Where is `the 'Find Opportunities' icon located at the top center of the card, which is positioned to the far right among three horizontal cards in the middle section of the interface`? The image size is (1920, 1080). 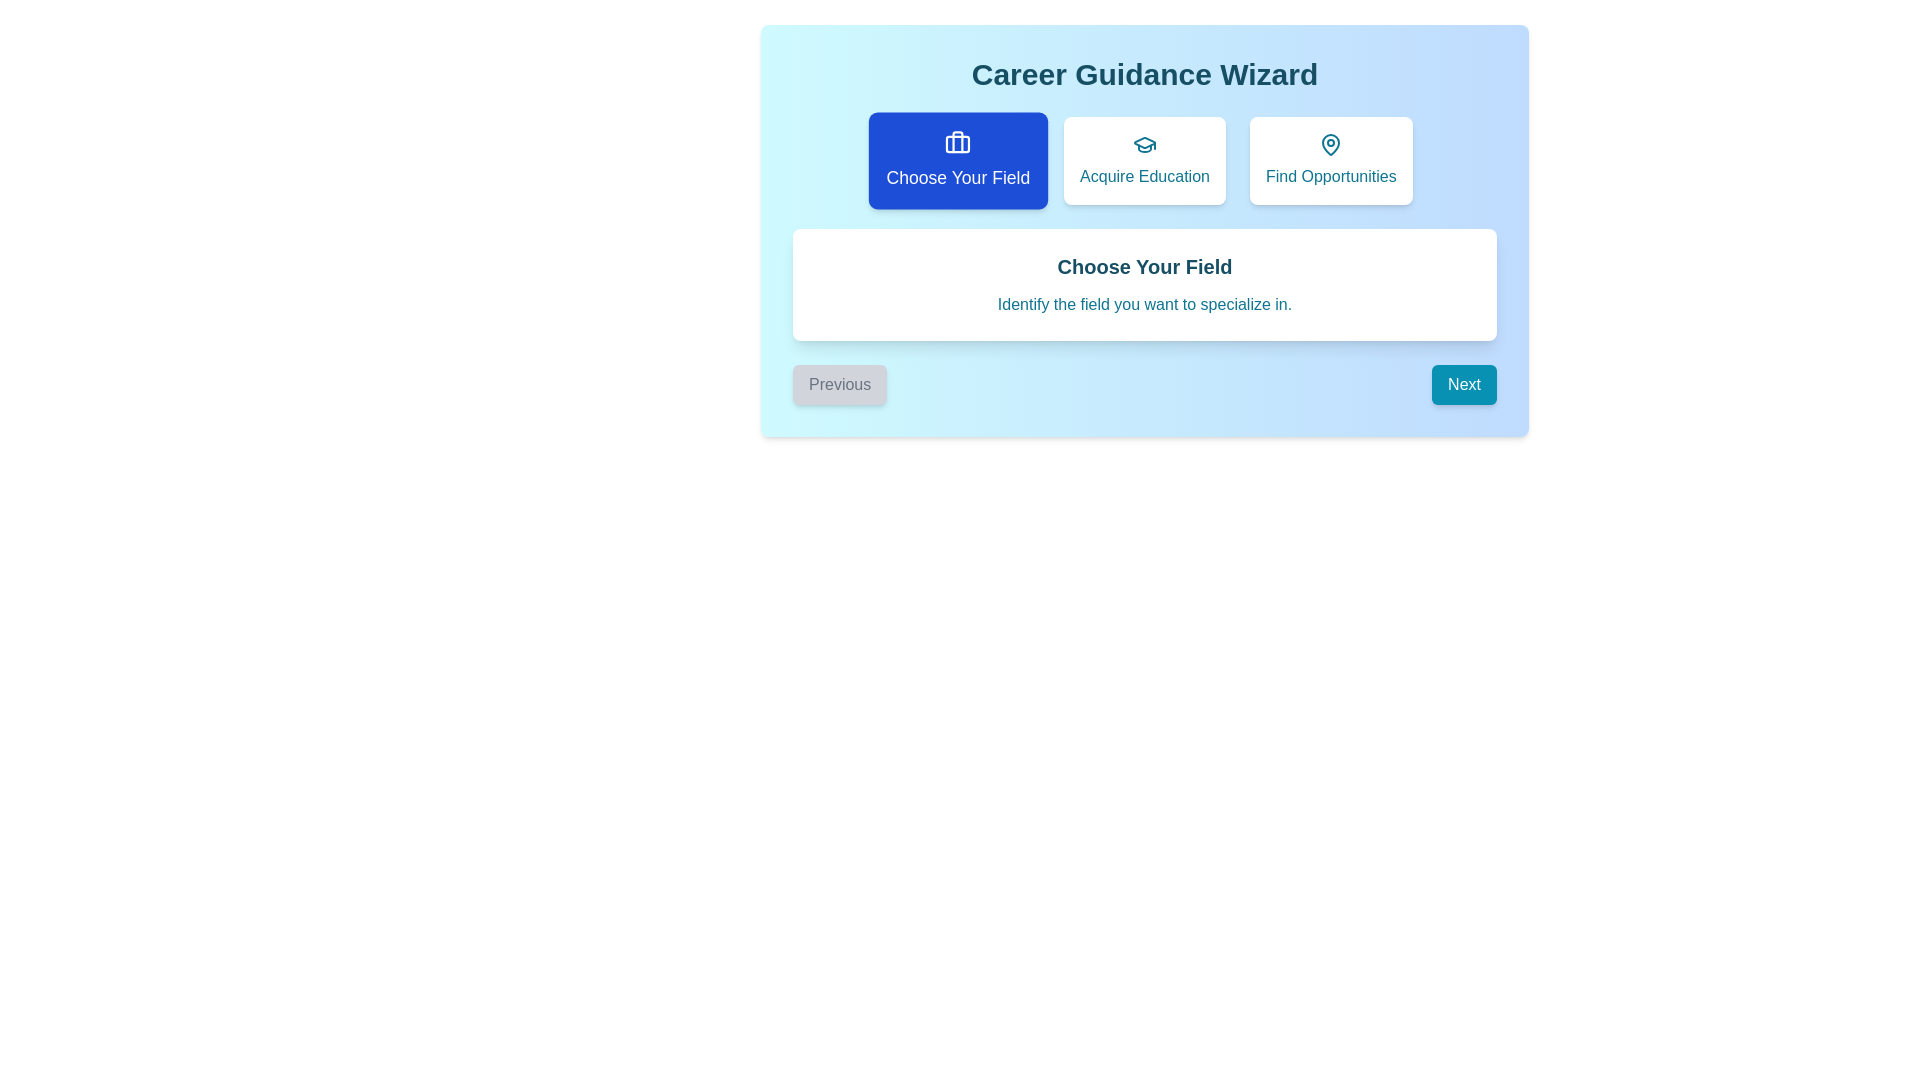
the 'Find Opportunities' icon located at the top center of the card, which is positioned to the far right among three horizontal cards in the middle section of the interface is located at coordinates (1331, 144).